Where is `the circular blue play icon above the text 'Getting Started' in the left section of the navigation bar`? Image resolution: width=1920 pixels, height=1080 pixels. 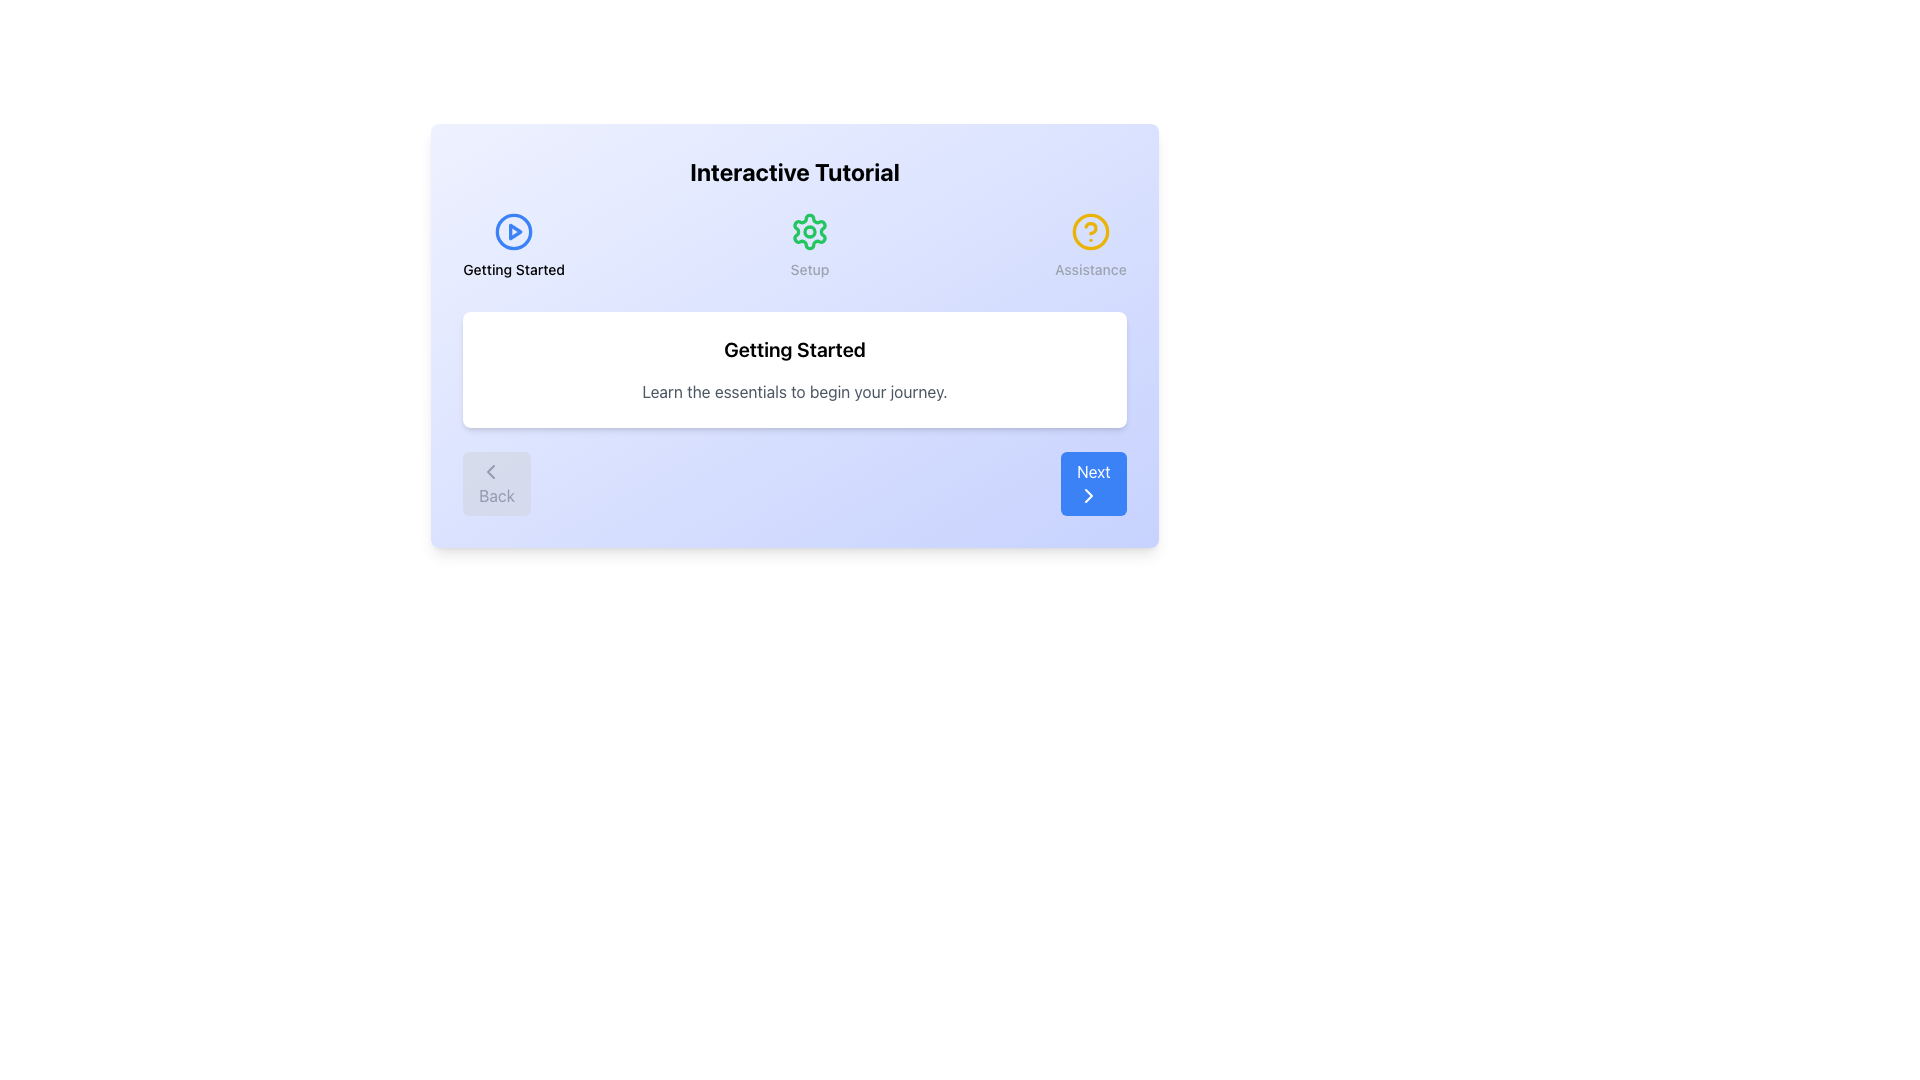
the circular blue play icon above the text 'Getting Started' in the left section of the navigation bar is located at coordinates (514, 245).